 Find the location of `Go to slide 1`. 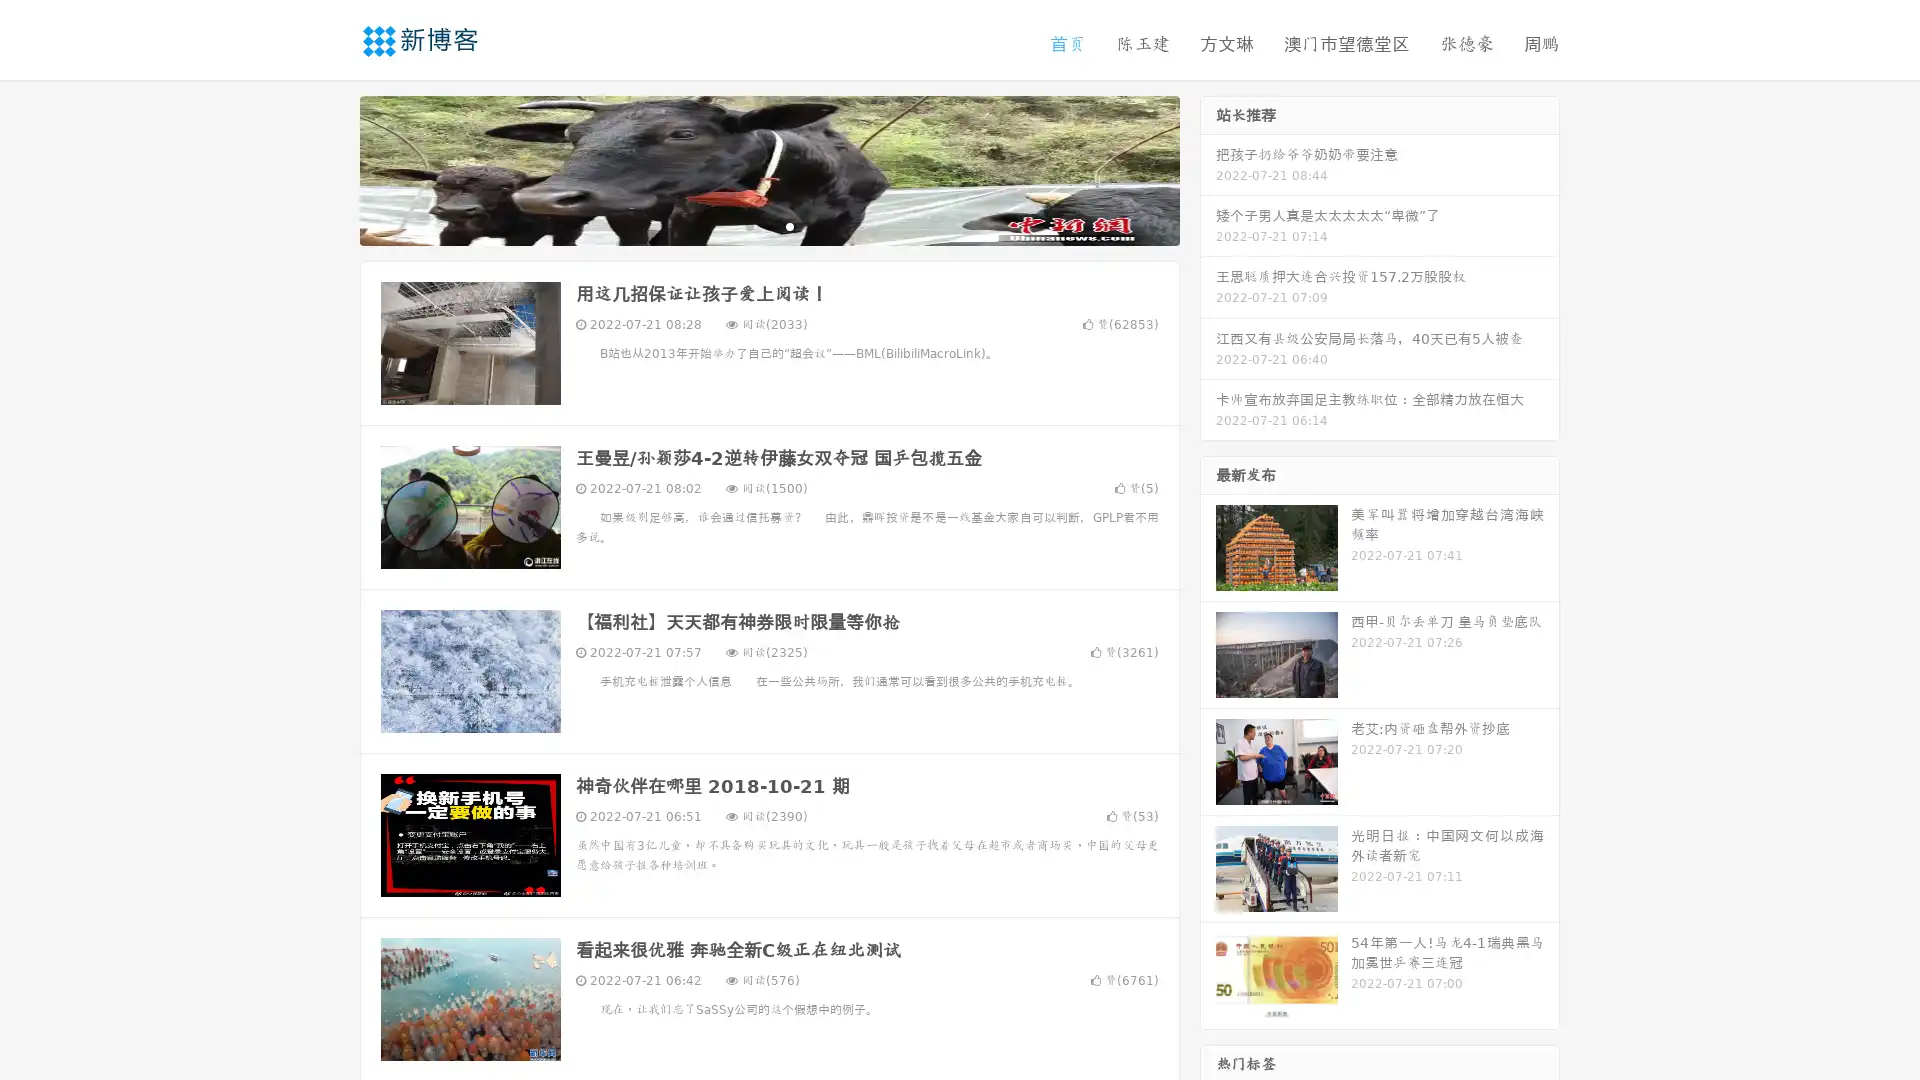

Go to slide 1 is located at coordinates (748, 225).